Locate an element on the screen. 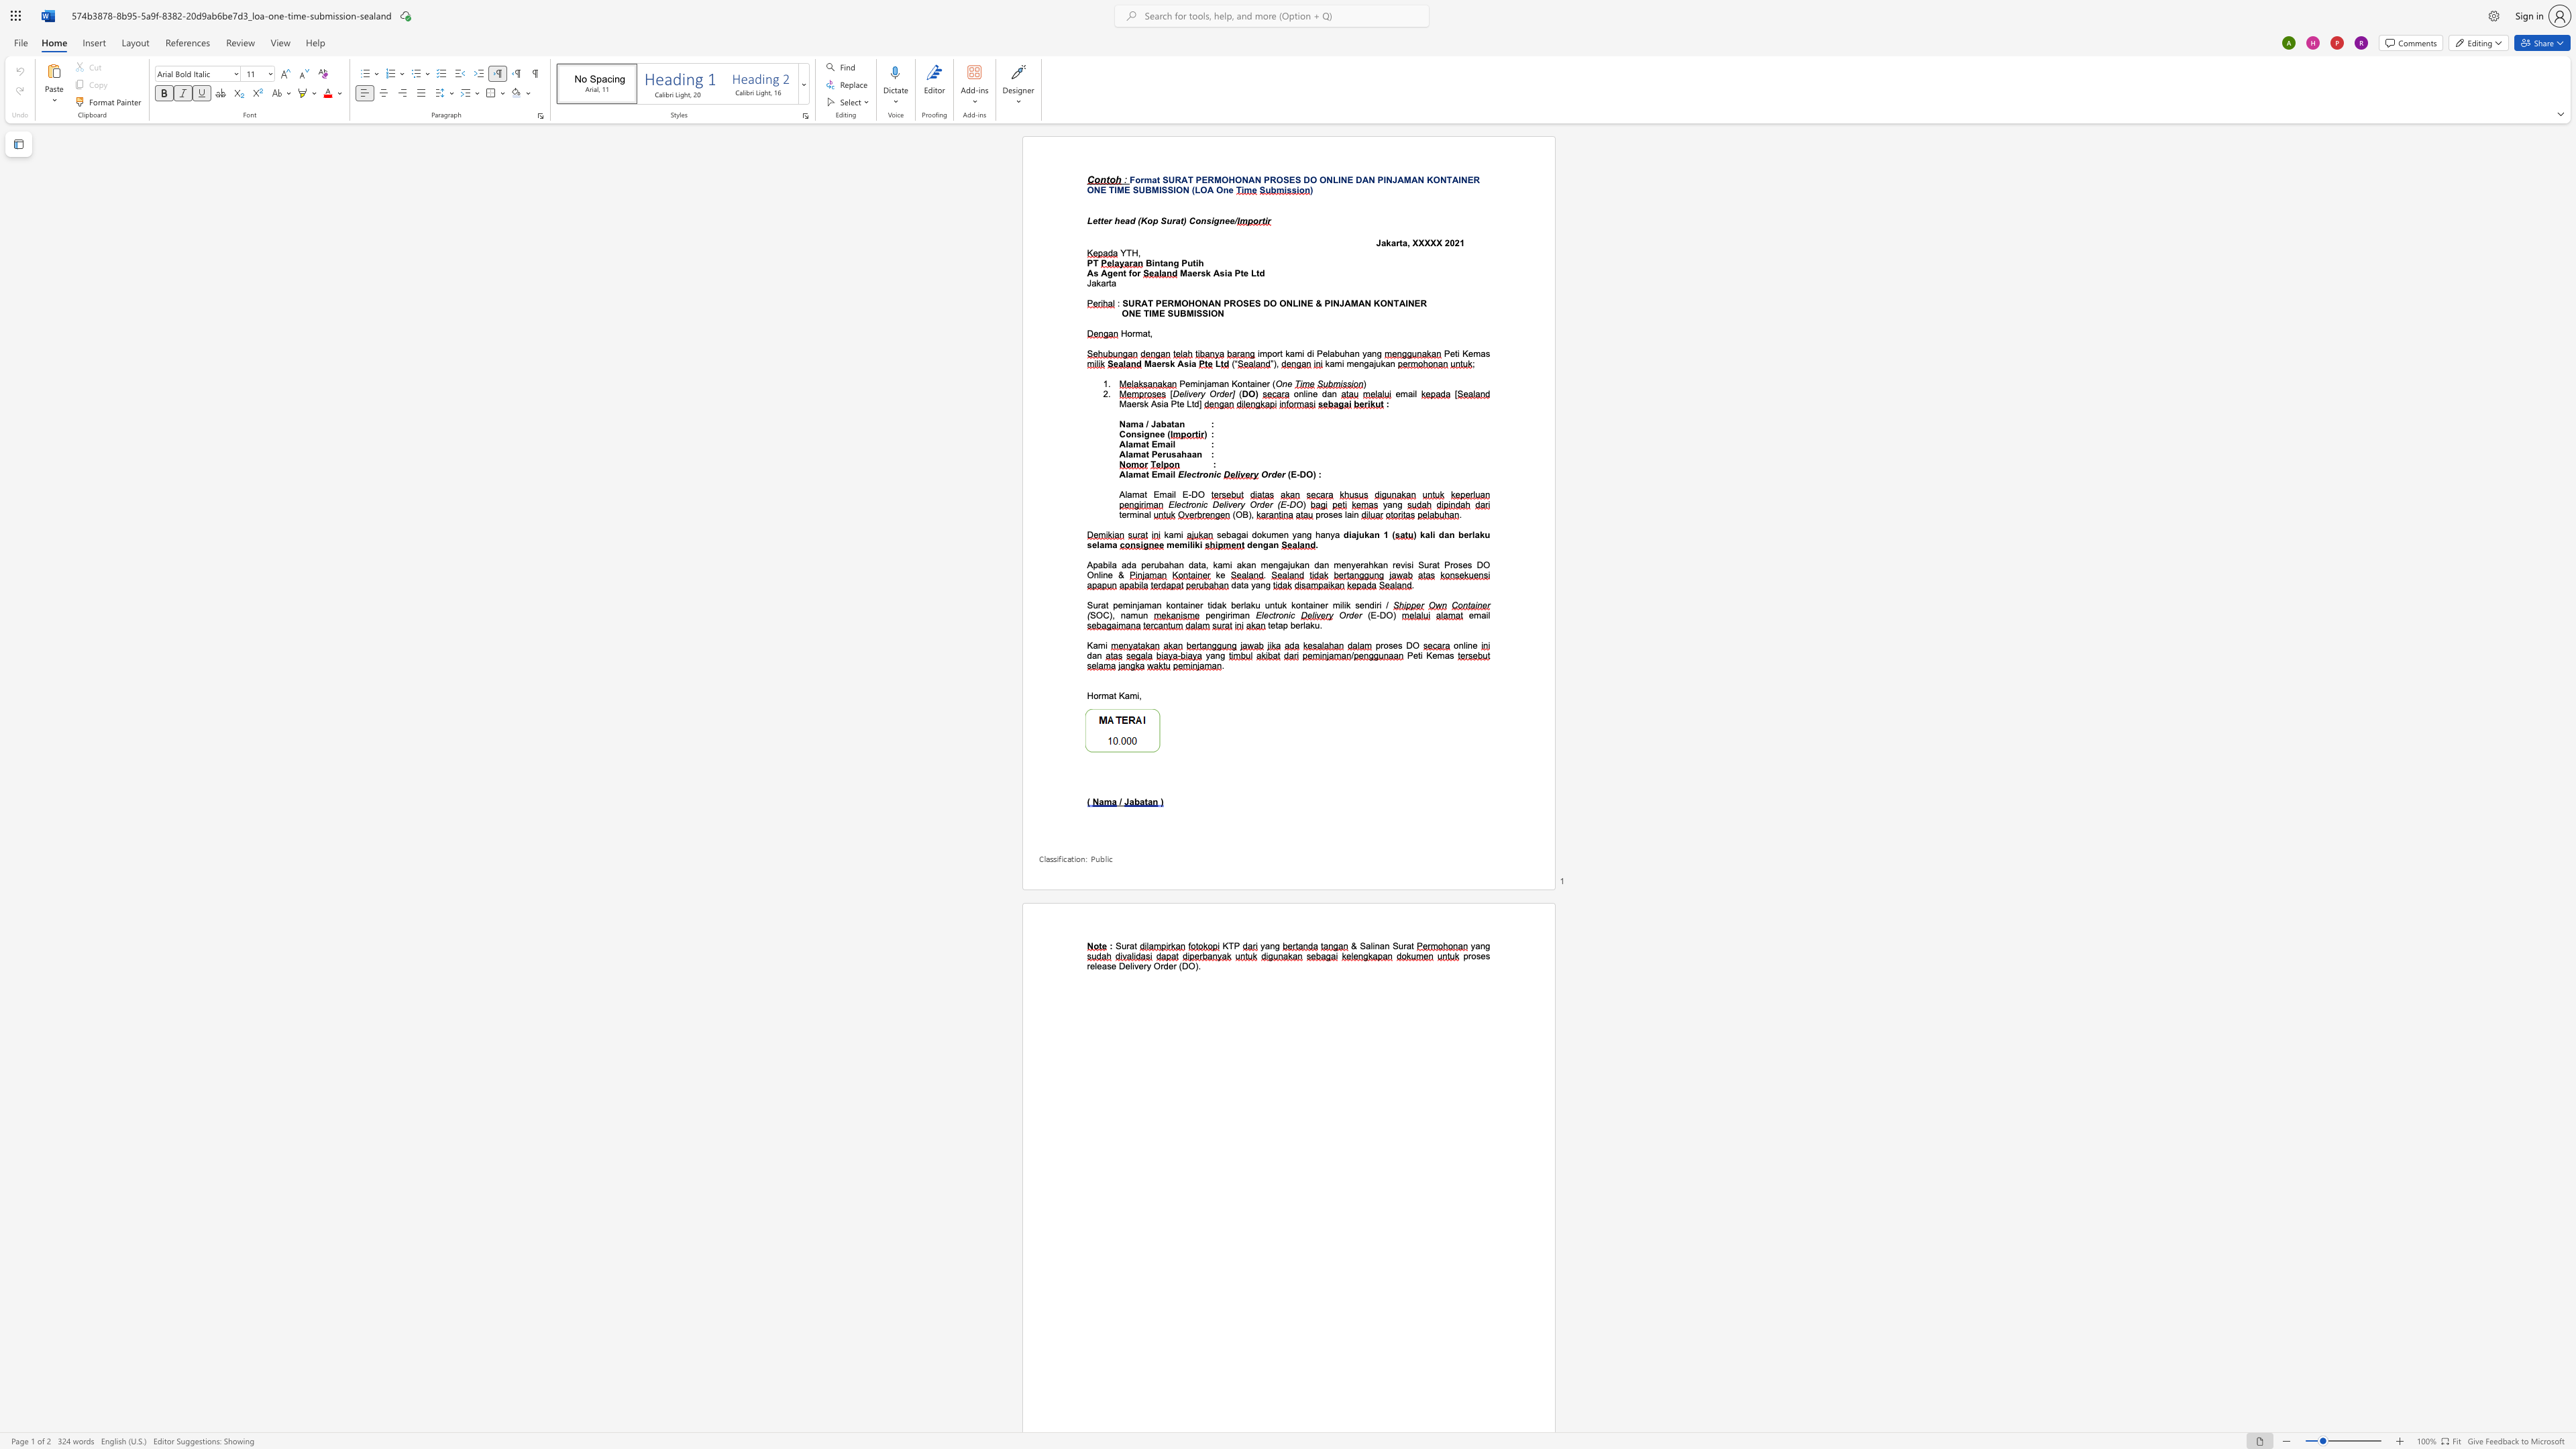 Image resolution: width=2576 pixels, height=1449 pixels. the subset text "SSIO" within the text "ONE TIME SUBMISSION" is located at coordinates (1196, 313).